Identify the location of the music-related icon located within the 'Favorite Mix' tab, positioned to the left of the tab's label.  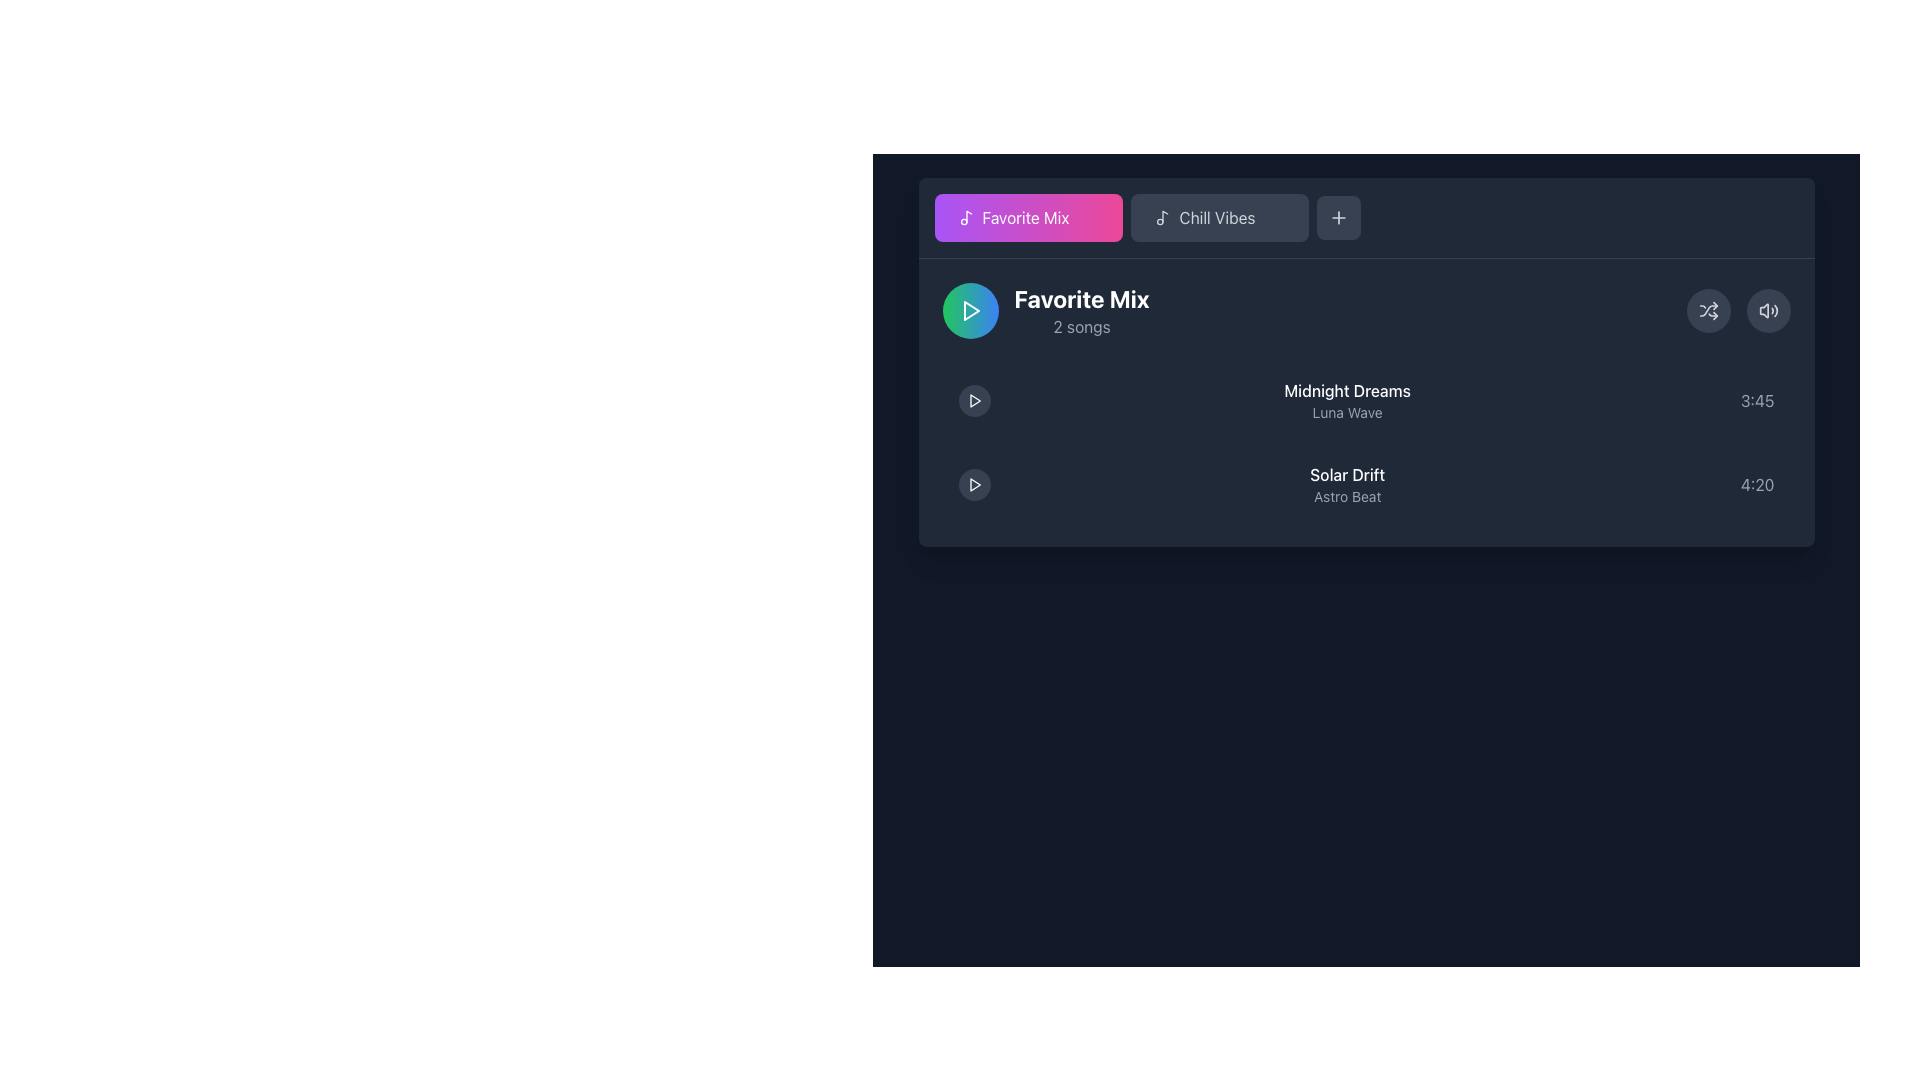
(966, 218).